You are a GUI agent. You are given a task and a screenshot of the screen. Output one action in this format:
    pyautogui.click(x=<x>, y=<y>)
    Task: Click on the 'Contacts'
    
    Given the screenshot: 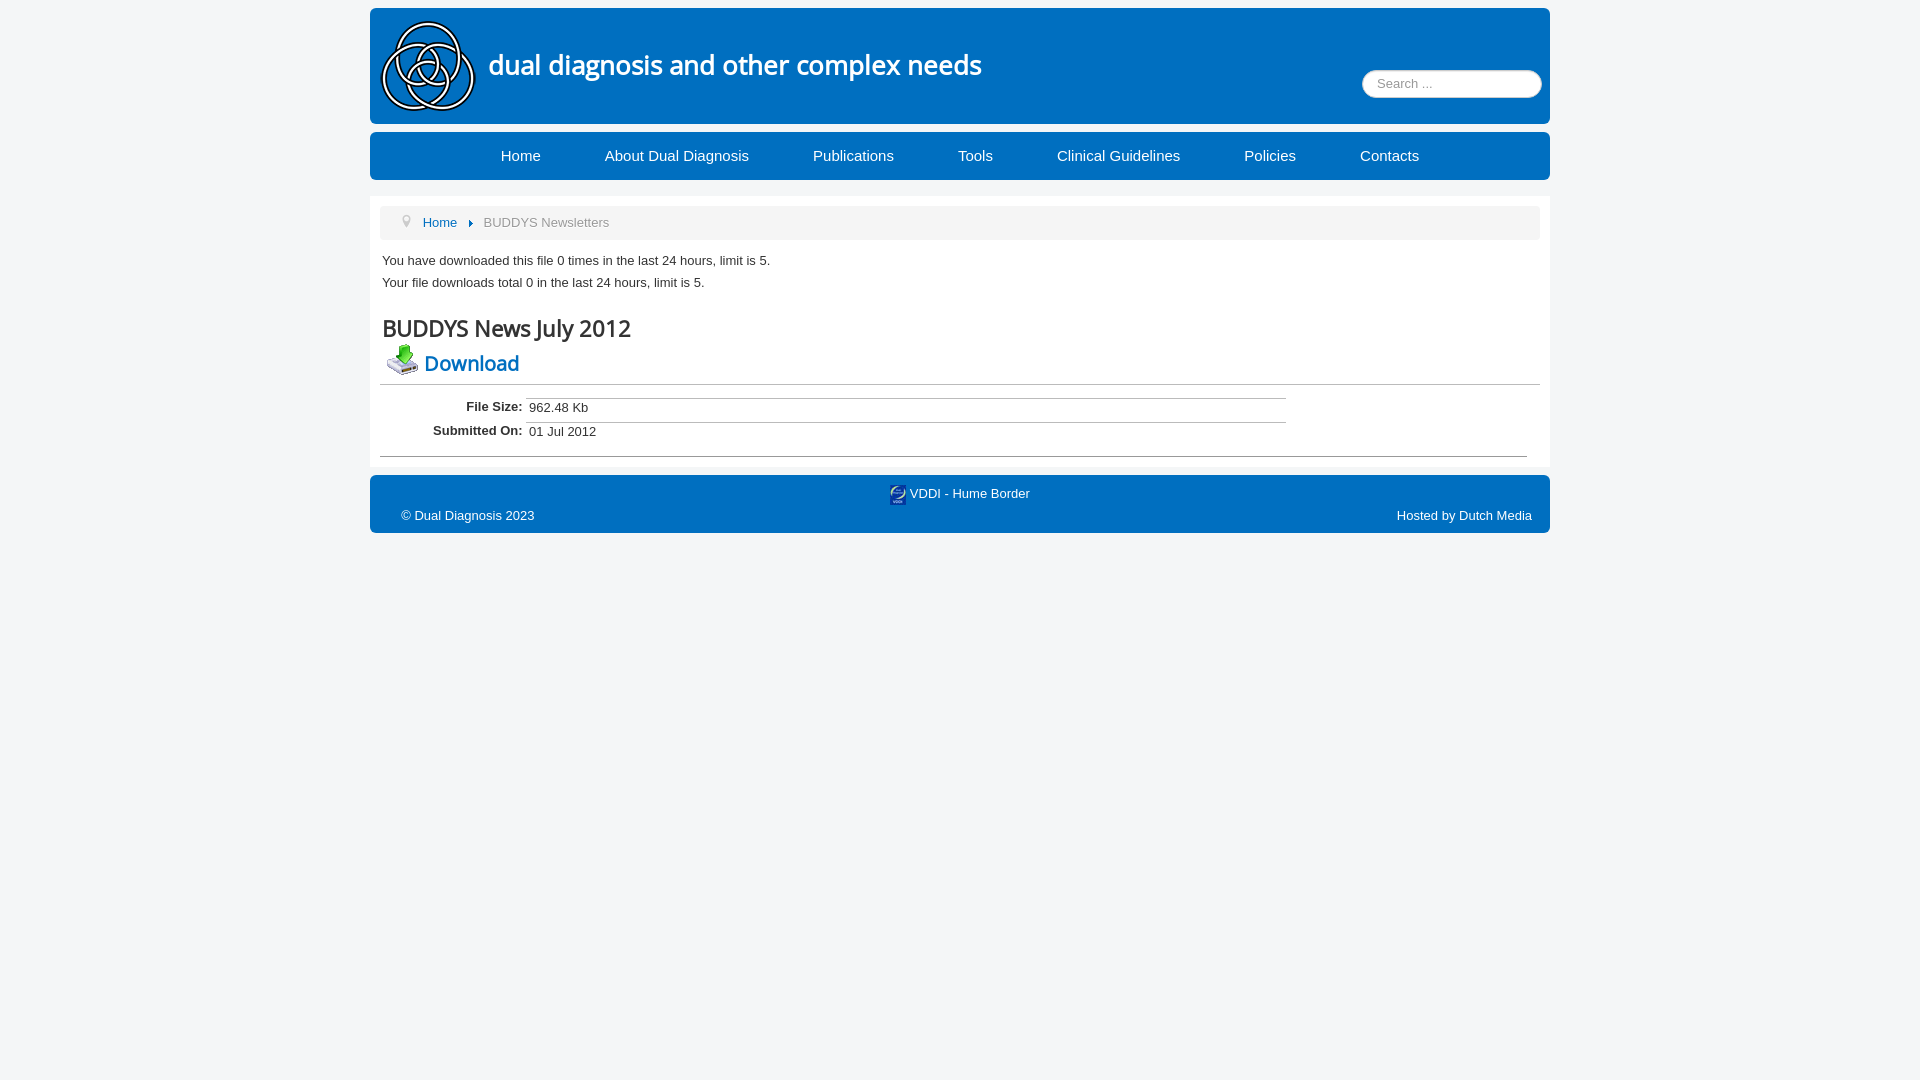 What is the action you would take?
    pyautogui.click(x=1388, y=154)
    